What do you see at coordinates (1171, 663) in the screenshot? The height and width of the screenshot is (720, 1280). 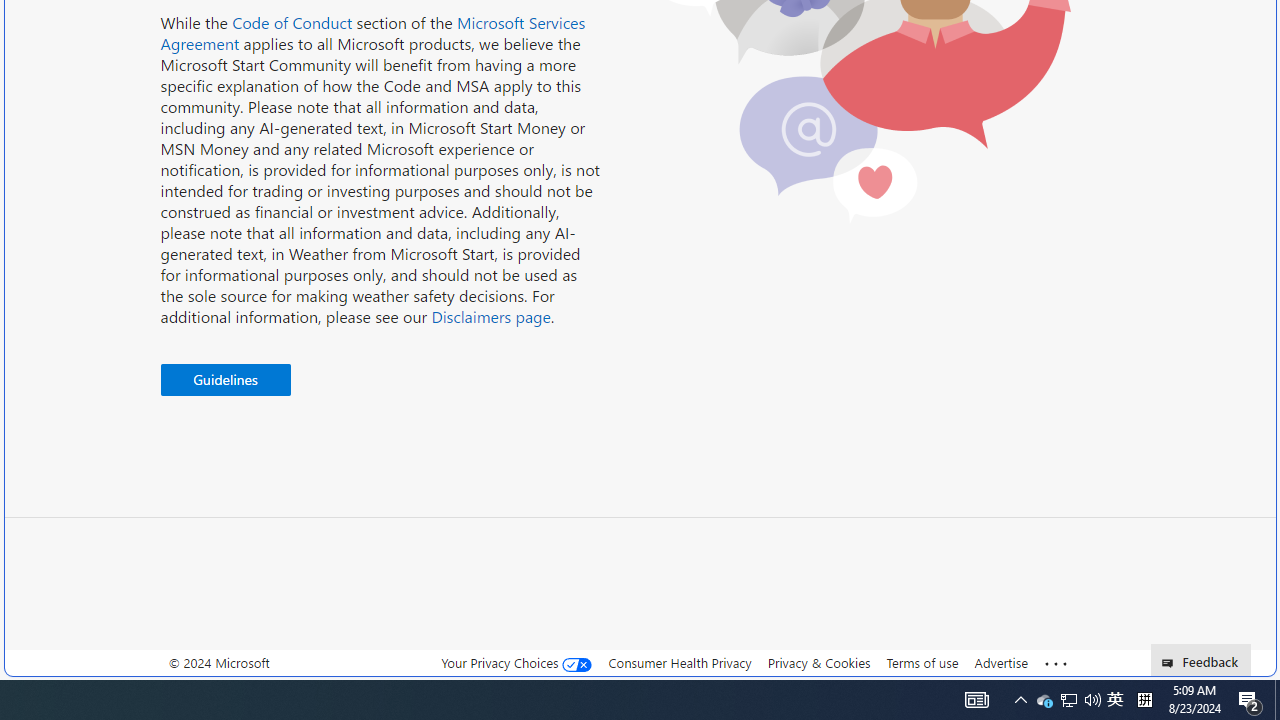 I see `'Class: feedback_link_icon-DS-EntryPoint1-1'` at bounding box center [1171, 663].